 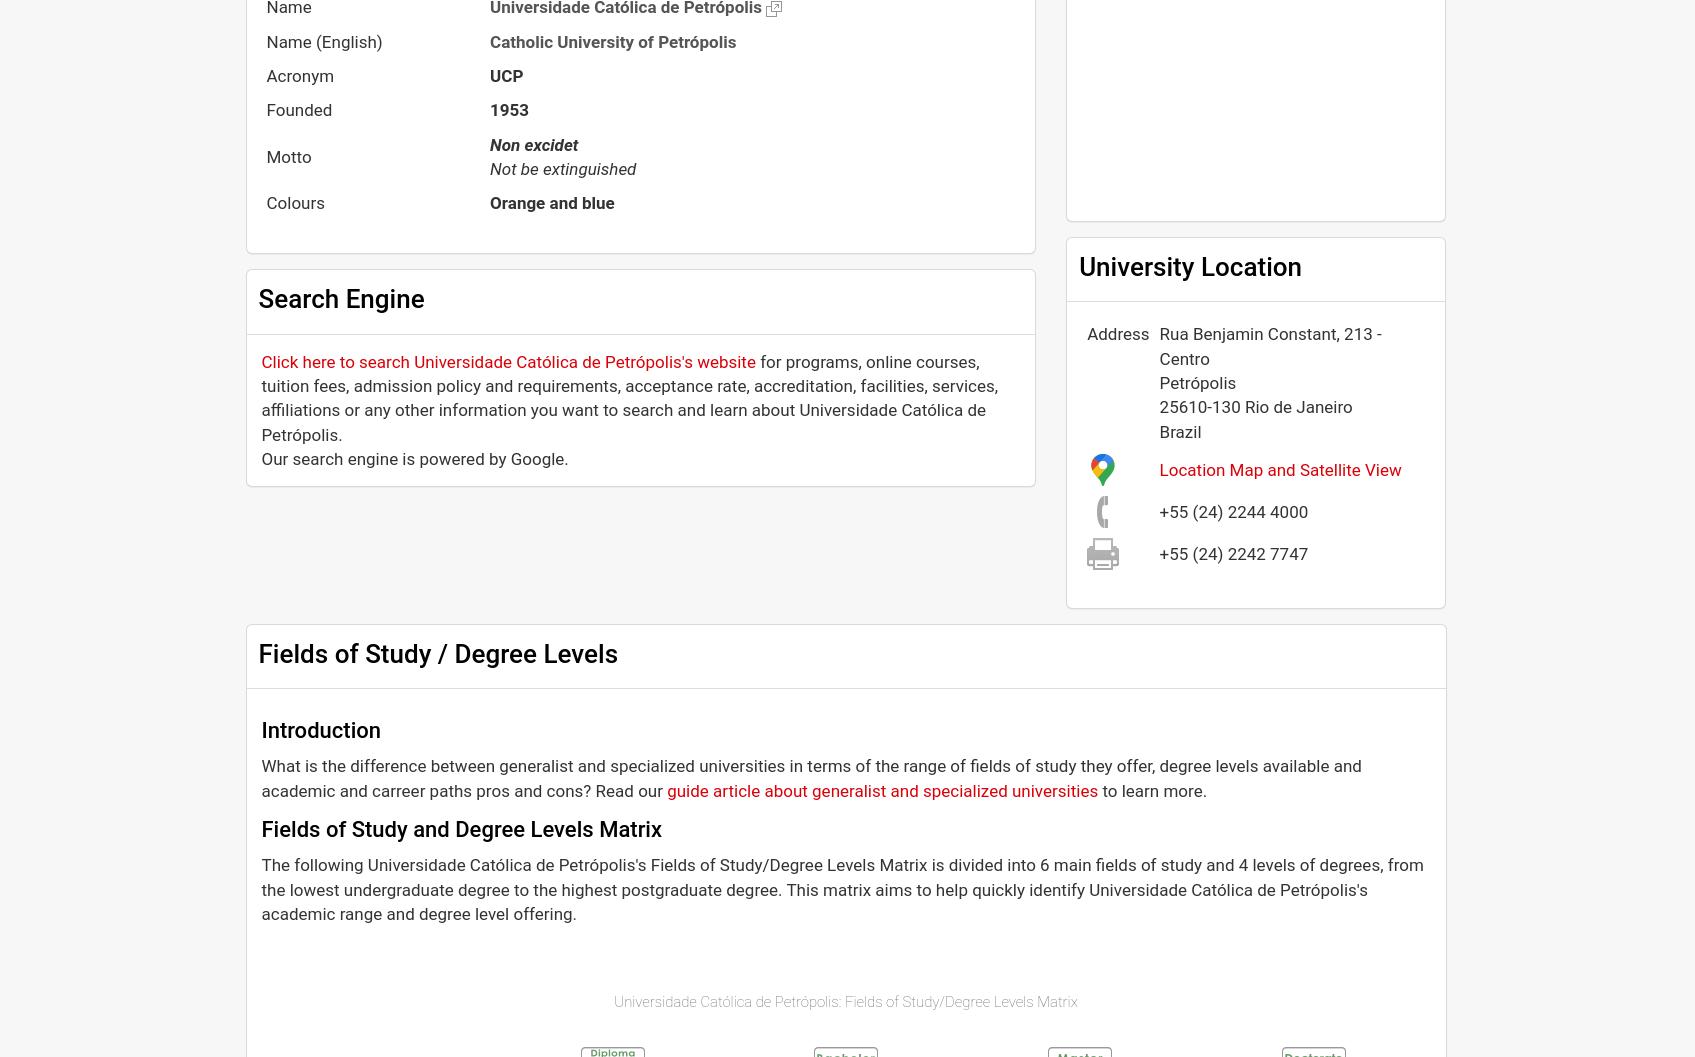 What do you see at coordinates (1180, 430) in the screenshot?
I see `'Brazil'` at bounding box center [1180, 430].